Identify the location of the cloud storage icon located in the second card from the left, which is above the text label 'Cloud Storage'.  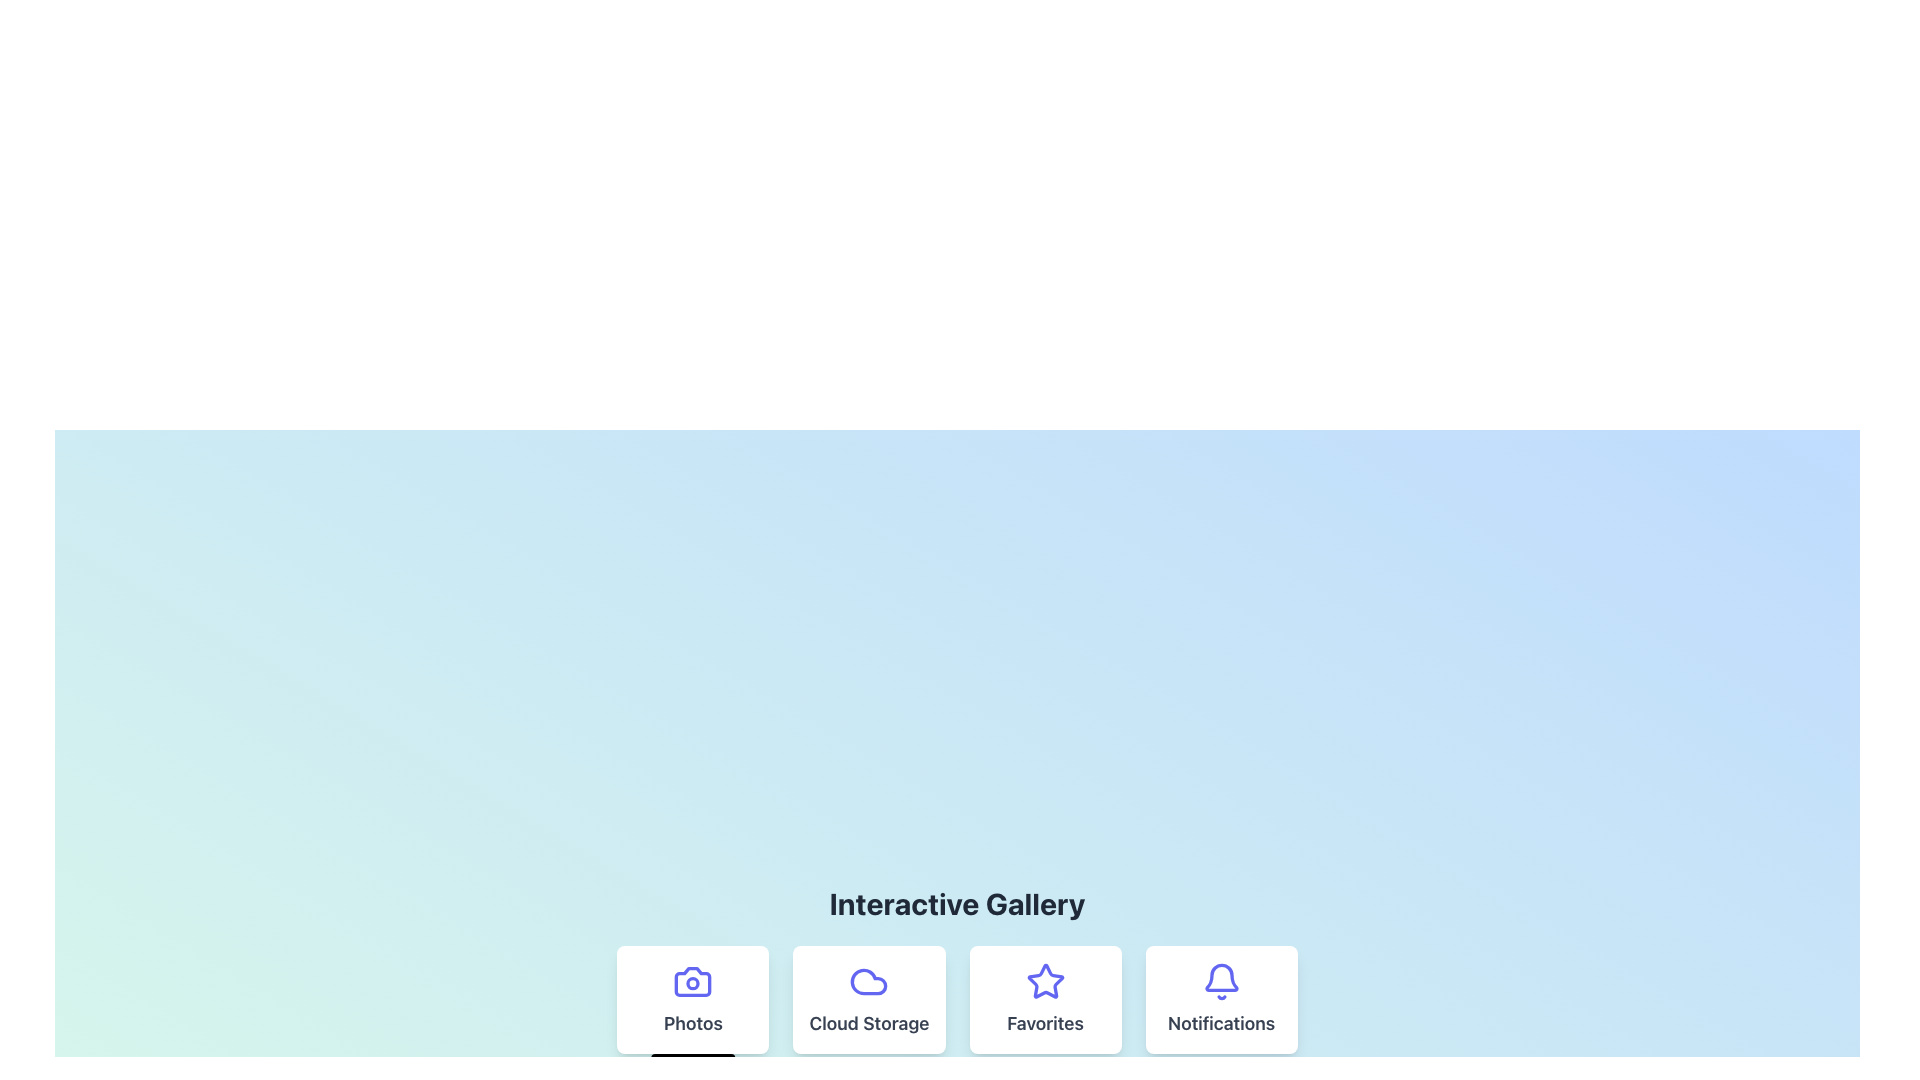
(869, 981).